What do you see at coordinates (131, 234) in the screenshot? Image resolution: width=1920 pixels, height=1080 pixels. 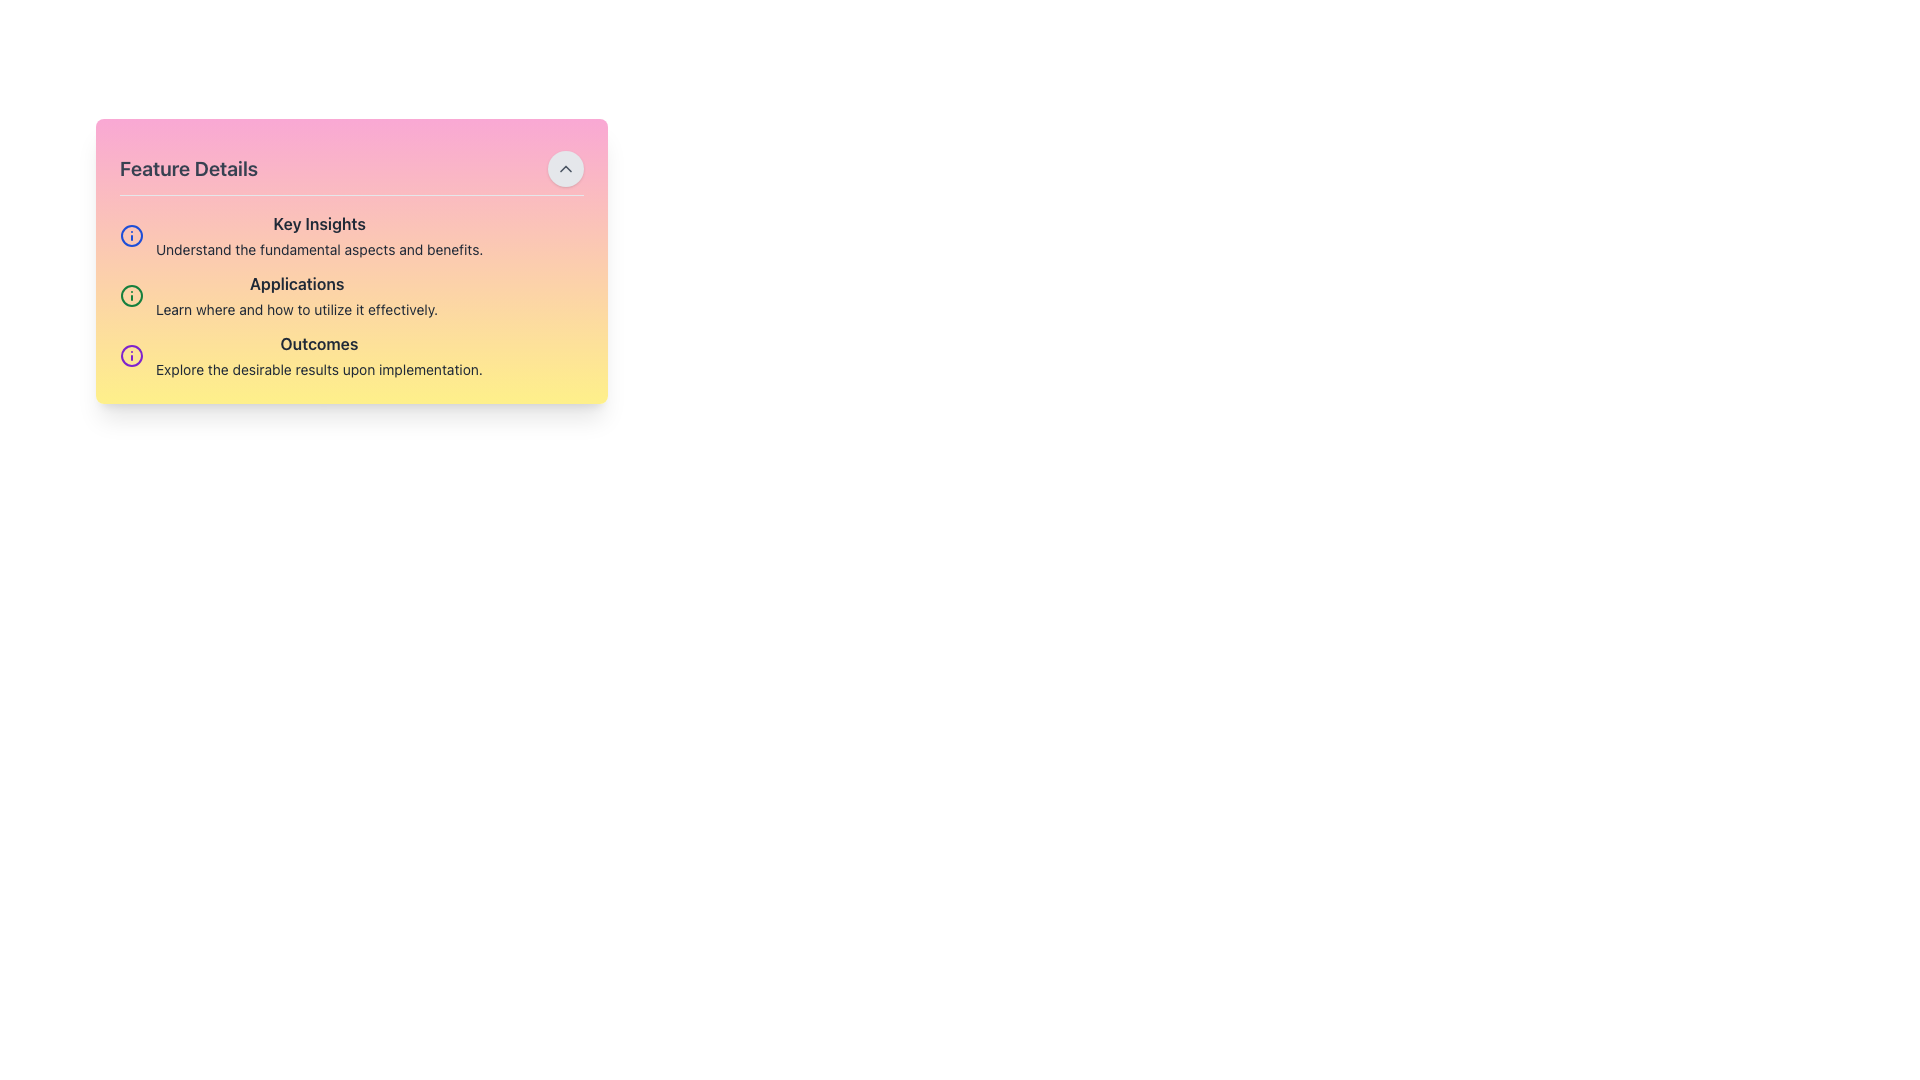 I see `the outermost circular SVG graphic with a blue outline and white center, which represents an information icon located adjacent to the 'Key Insights' heading` at bounding box center [131, 234].